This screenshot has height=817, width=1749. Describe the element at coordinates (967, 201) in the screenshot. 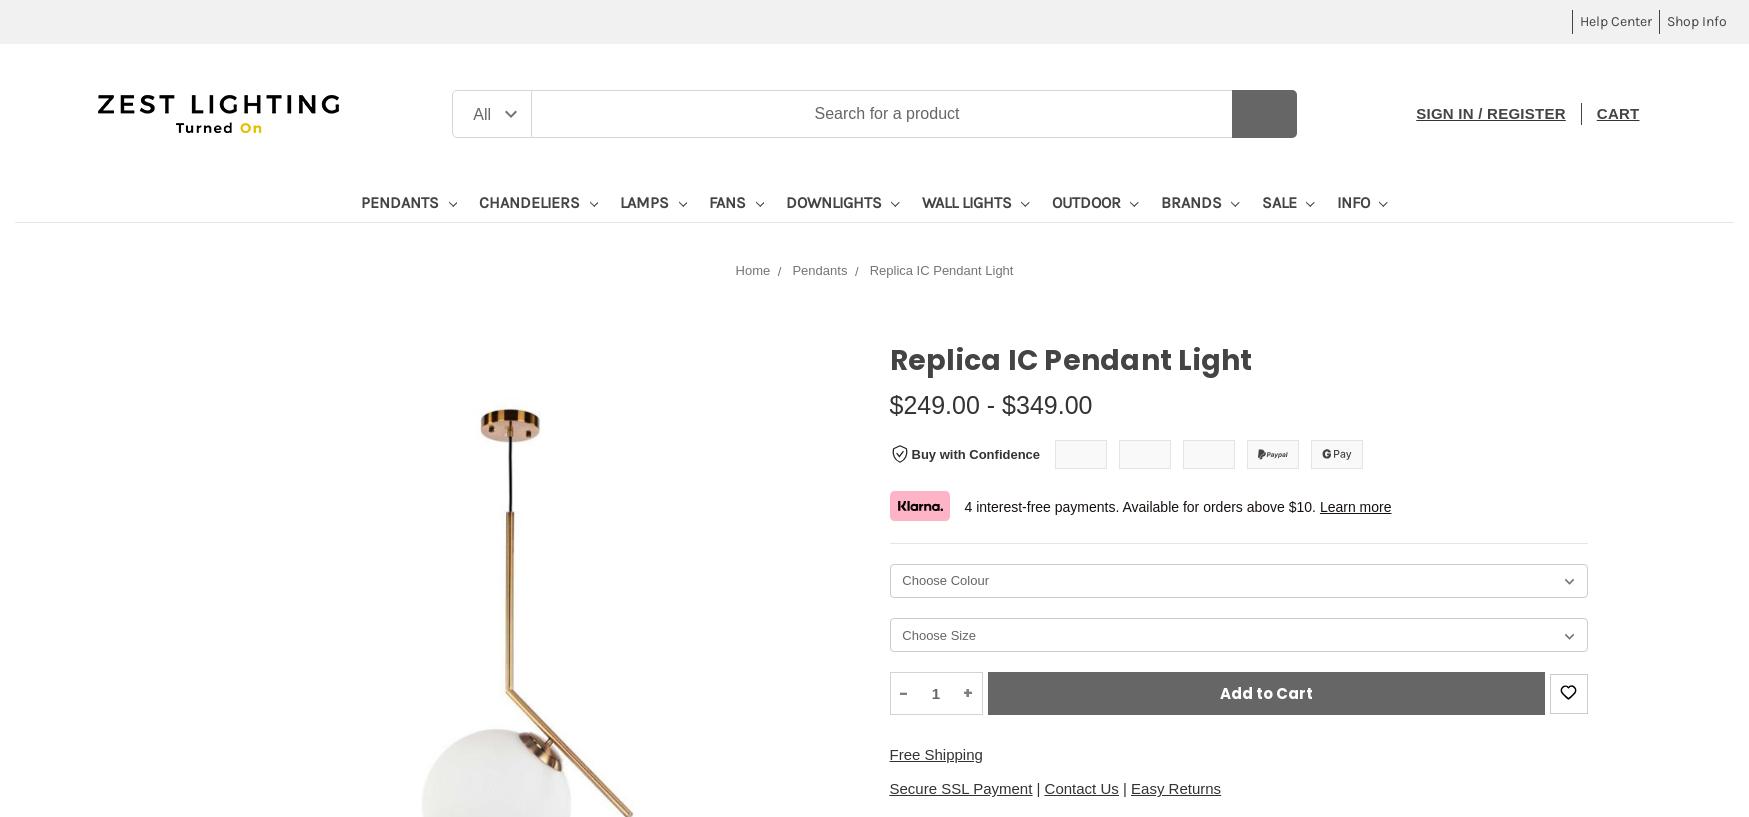

I see `'Wall Lights'` at that location.